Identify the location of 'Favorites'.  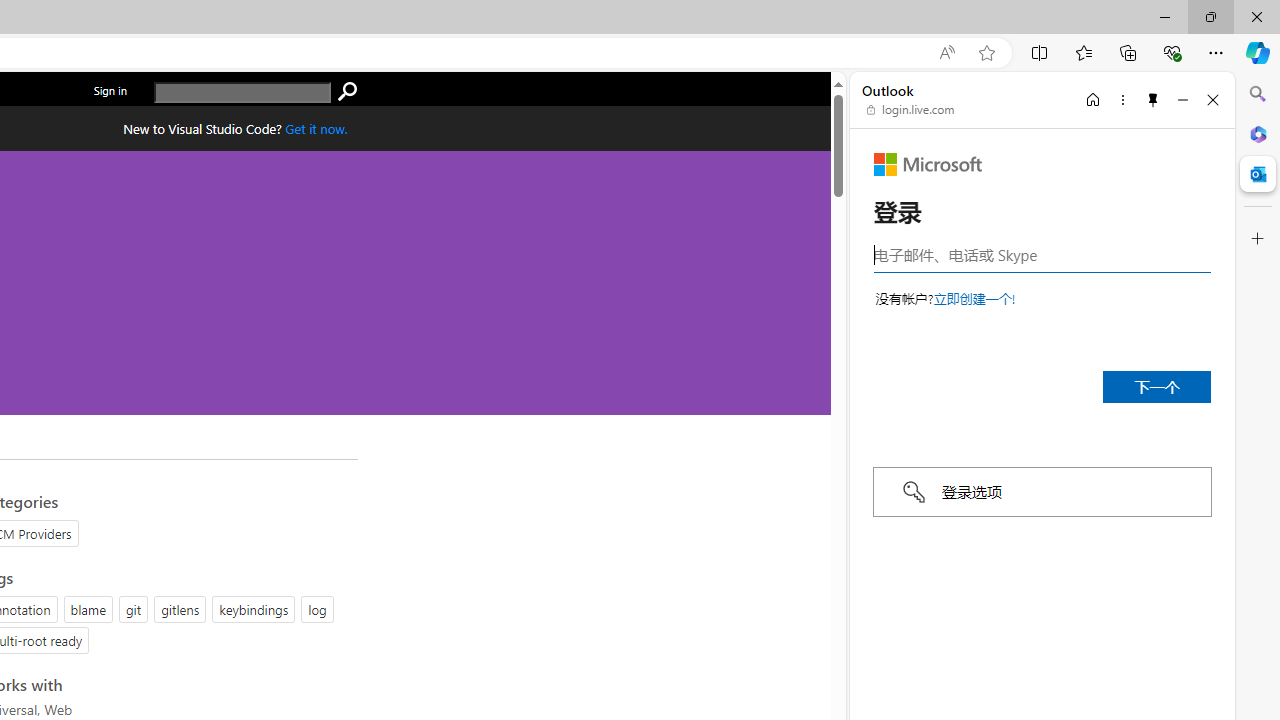
(1082, 51).